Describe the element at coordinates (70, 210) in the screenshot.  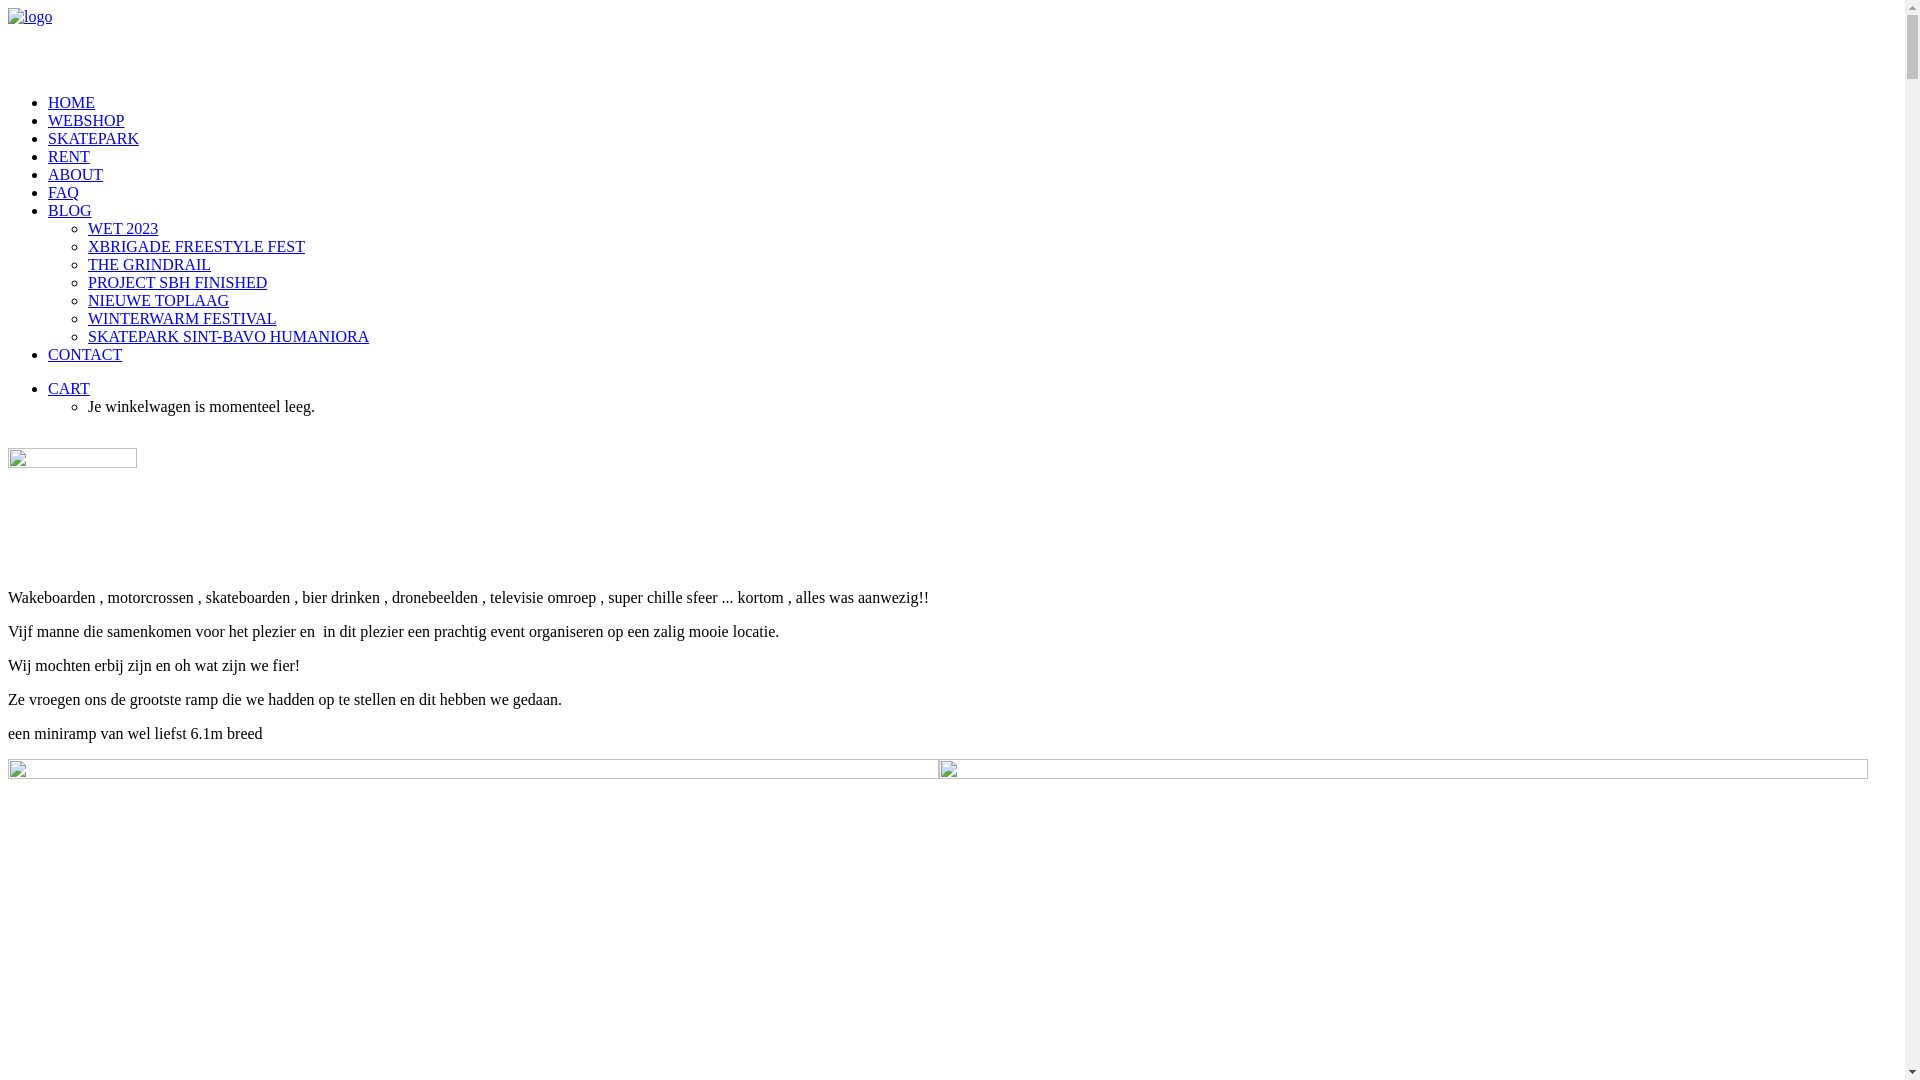
I see `'BLOG'` at that location.